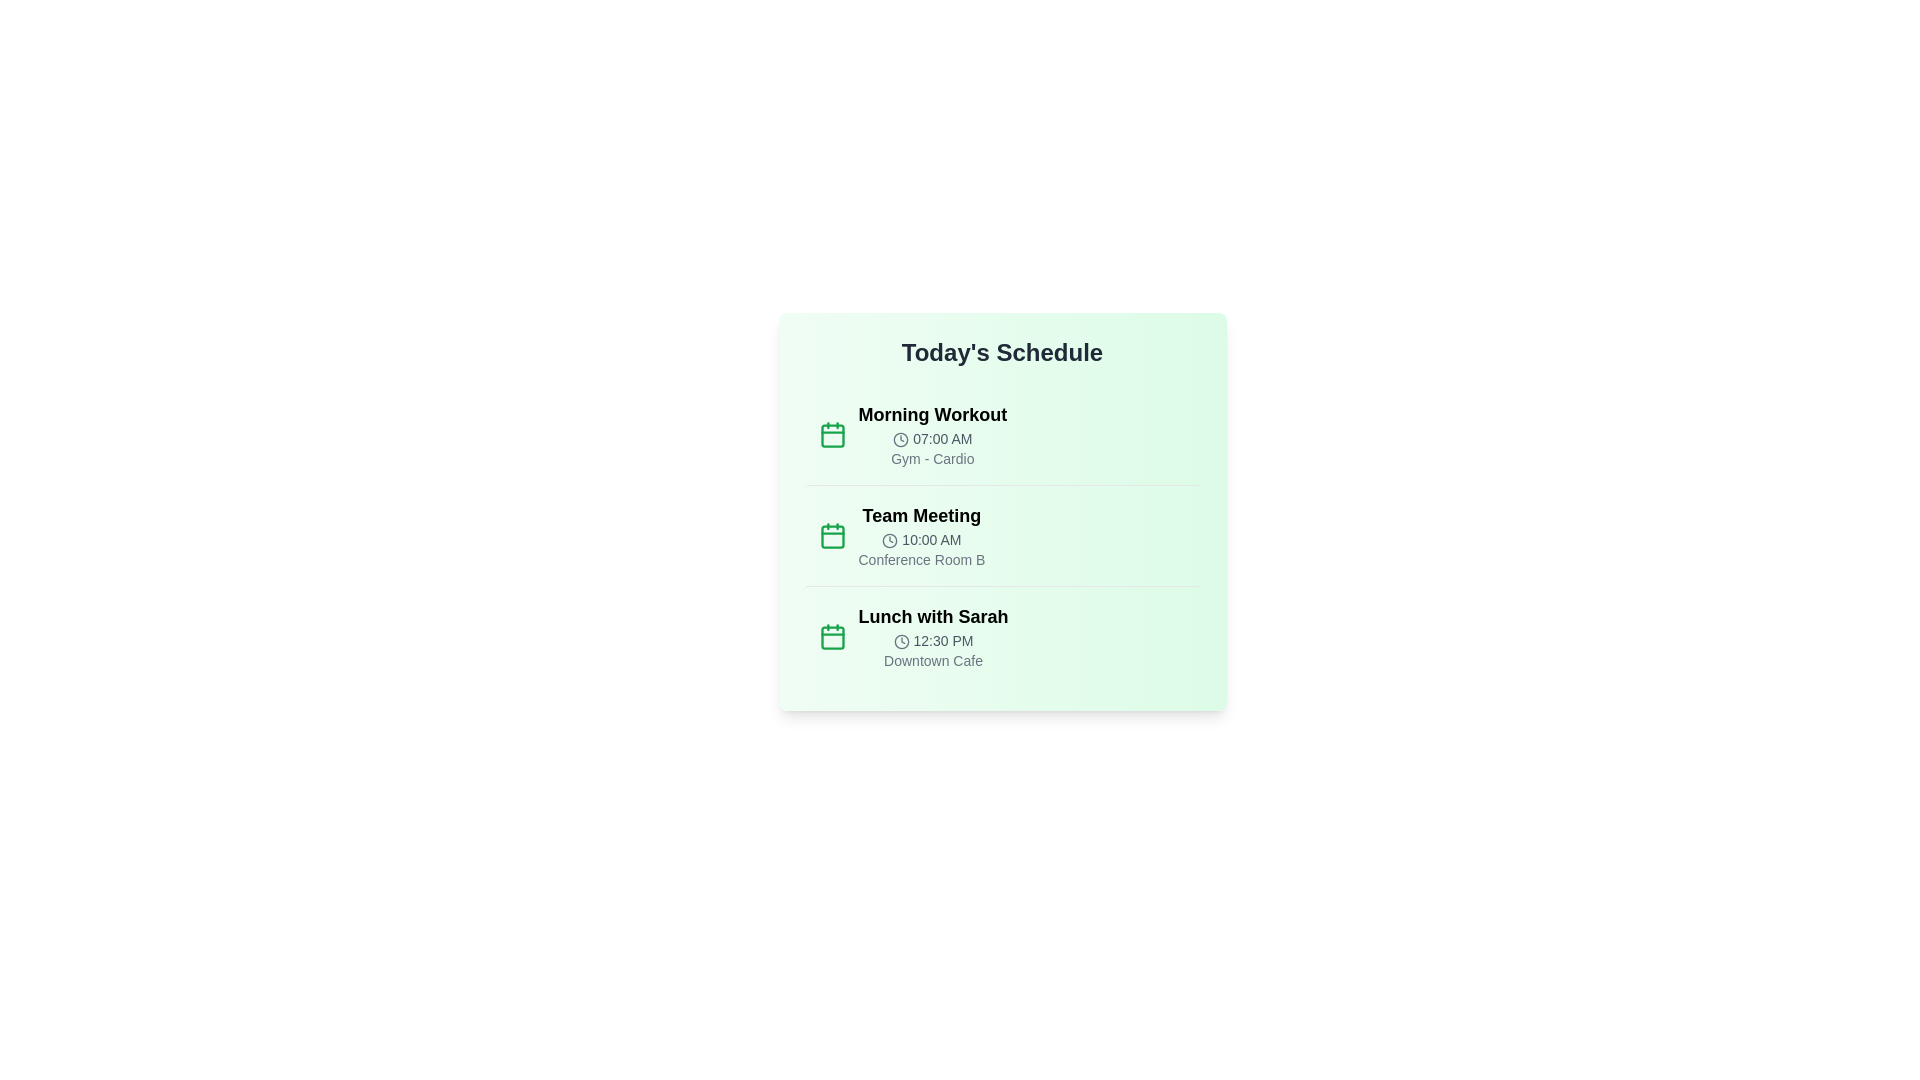 This screenshot has height=1080, width=1920. Describe the element at coordinates (832, 434) in the screenshot. I see `the calendar icon for the Morning Workout event` at that location.